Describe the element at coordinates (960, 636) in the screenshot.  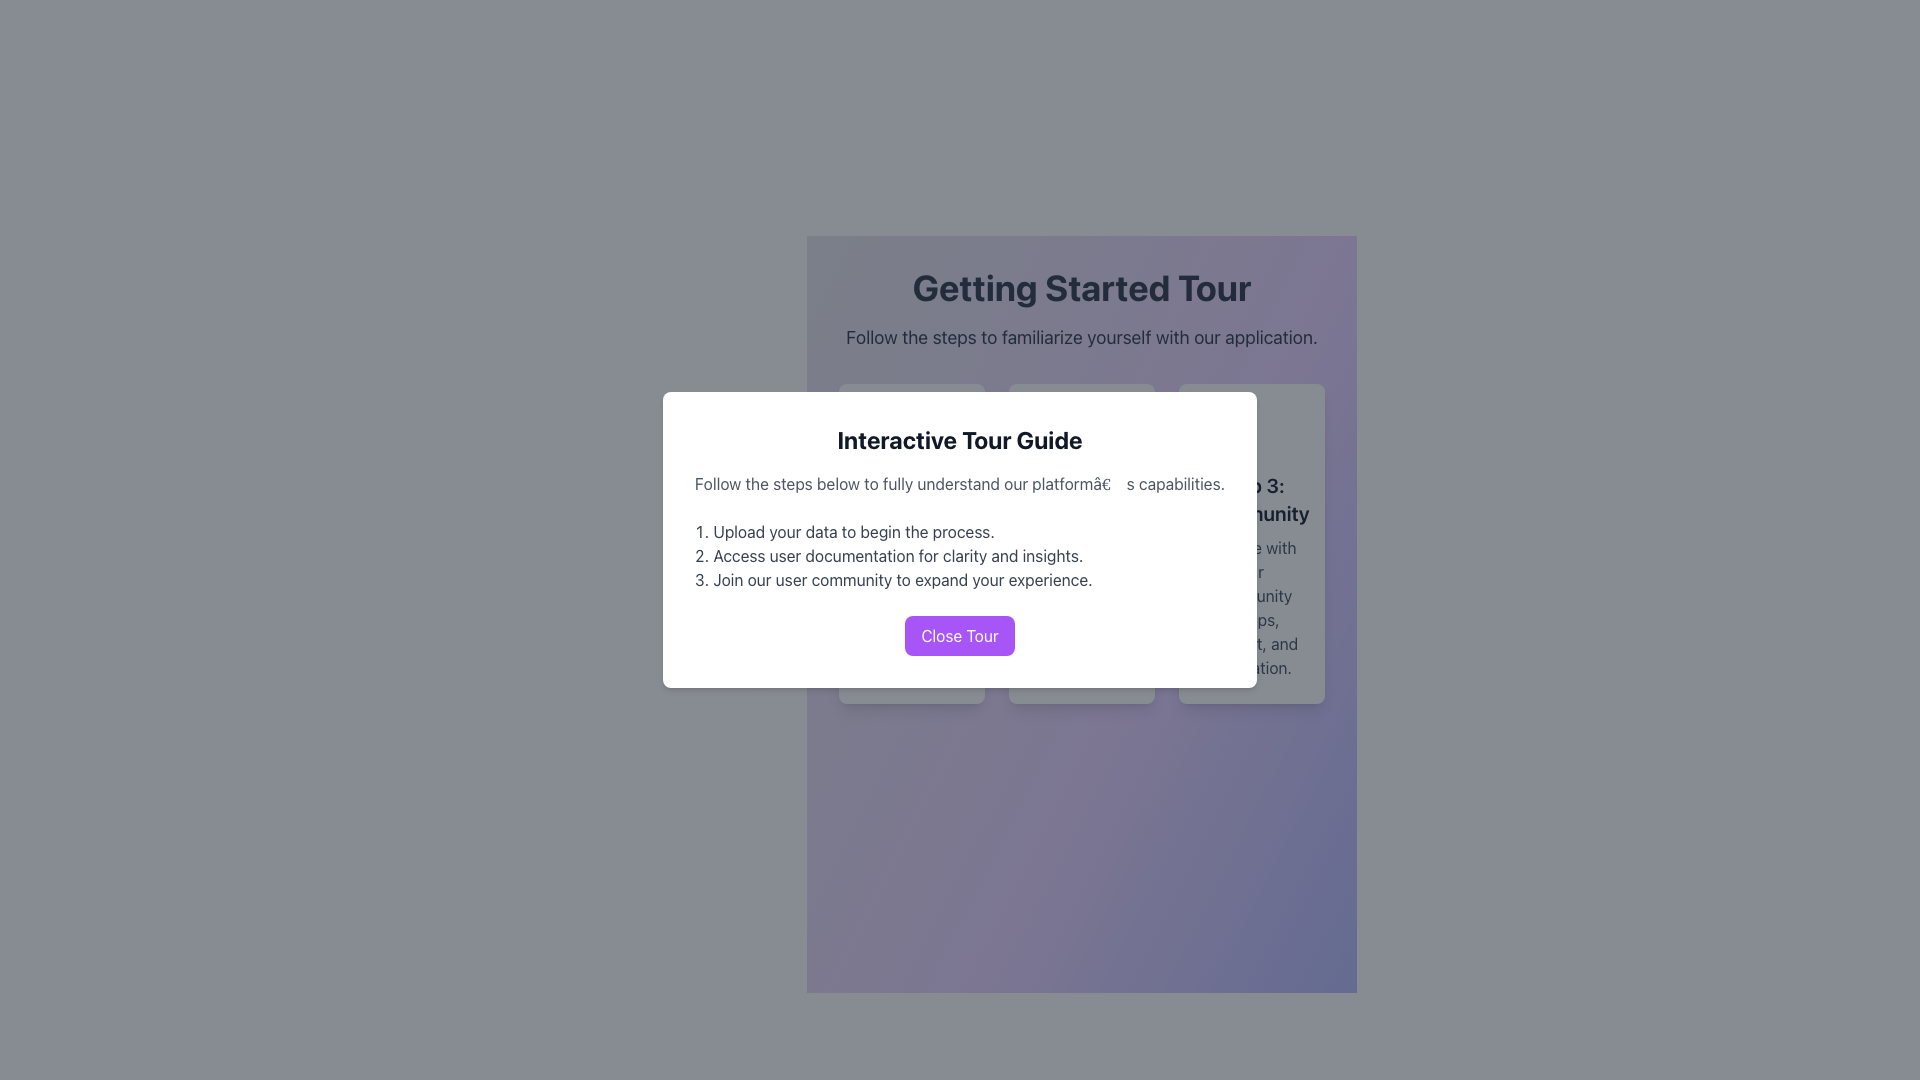
I see `the close button located at the bottom of the 'Interactive Tour Guide' dialog` at that location.